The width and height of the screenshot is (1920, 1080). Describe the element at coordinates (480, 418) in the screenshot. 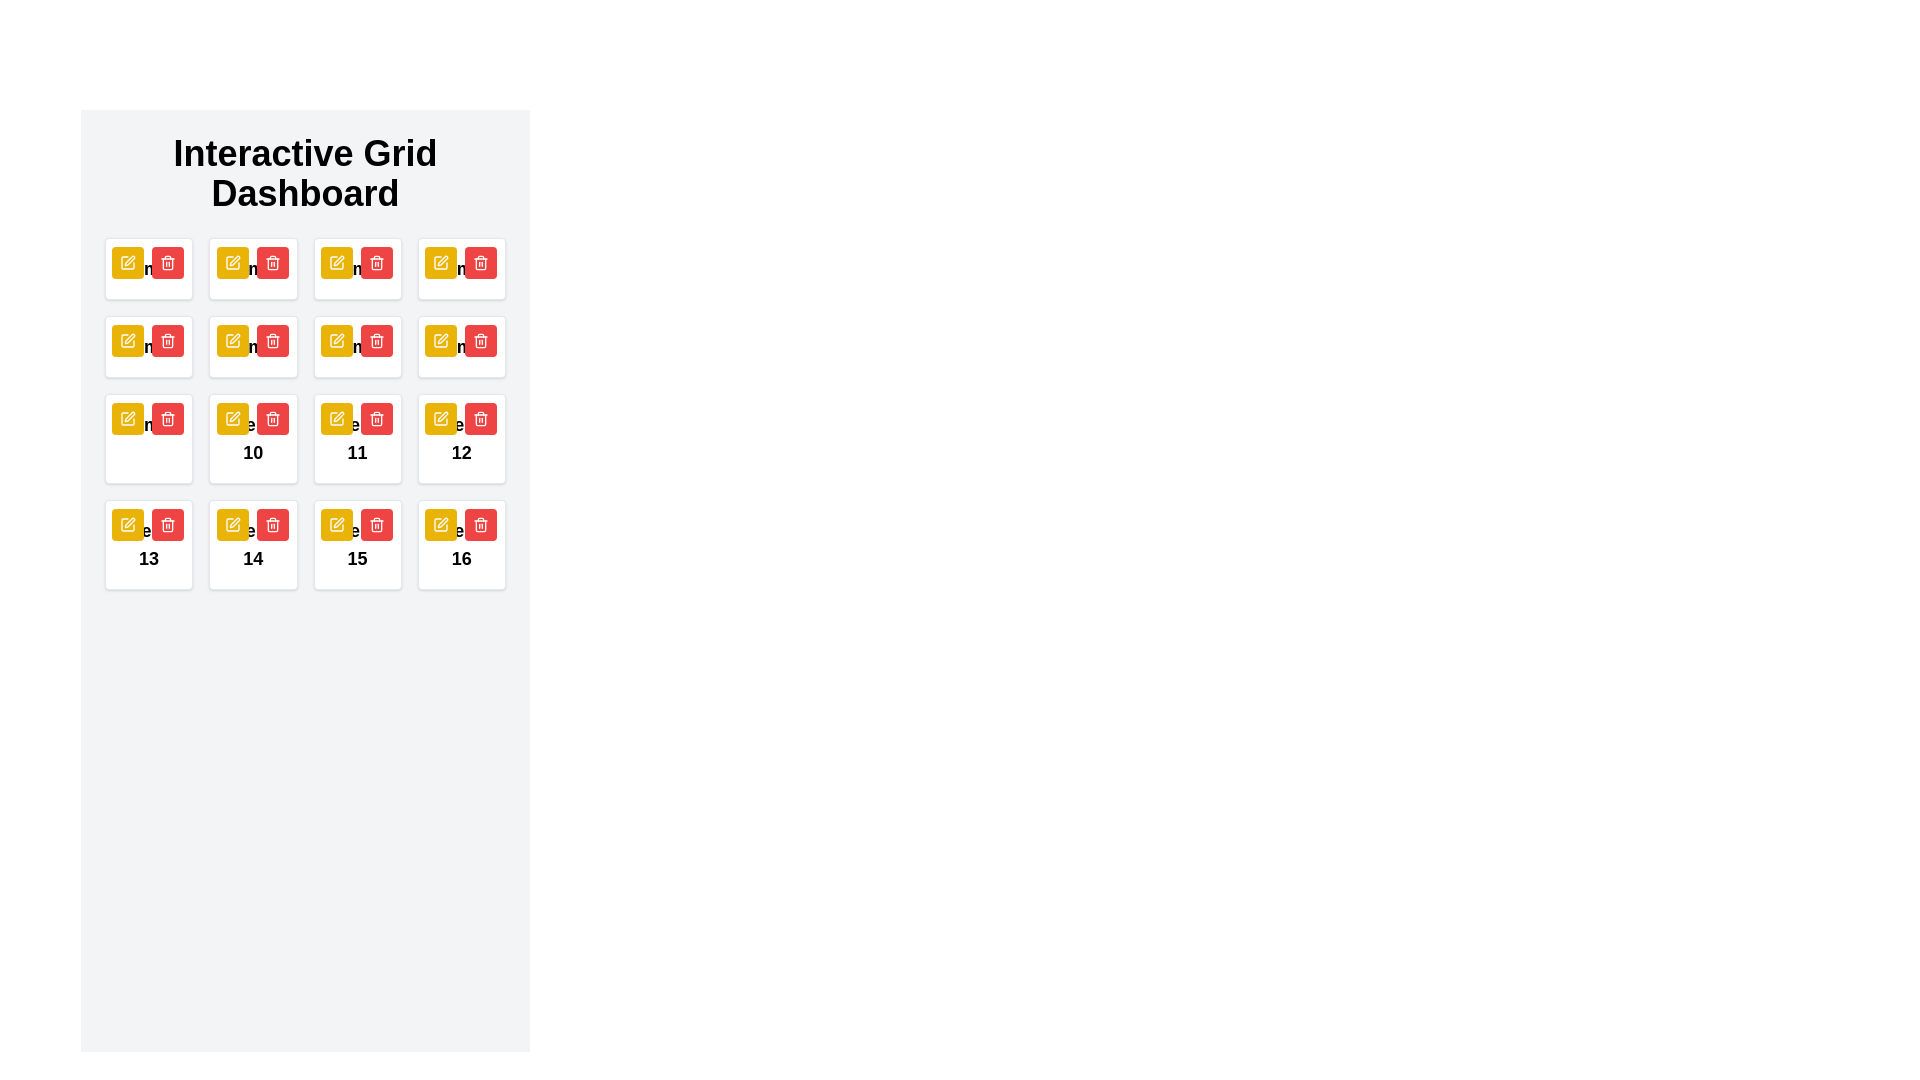

I see `the delete icon located on the right side of the fourth row in the 'Interactive Grid Dashboard'` at that location.